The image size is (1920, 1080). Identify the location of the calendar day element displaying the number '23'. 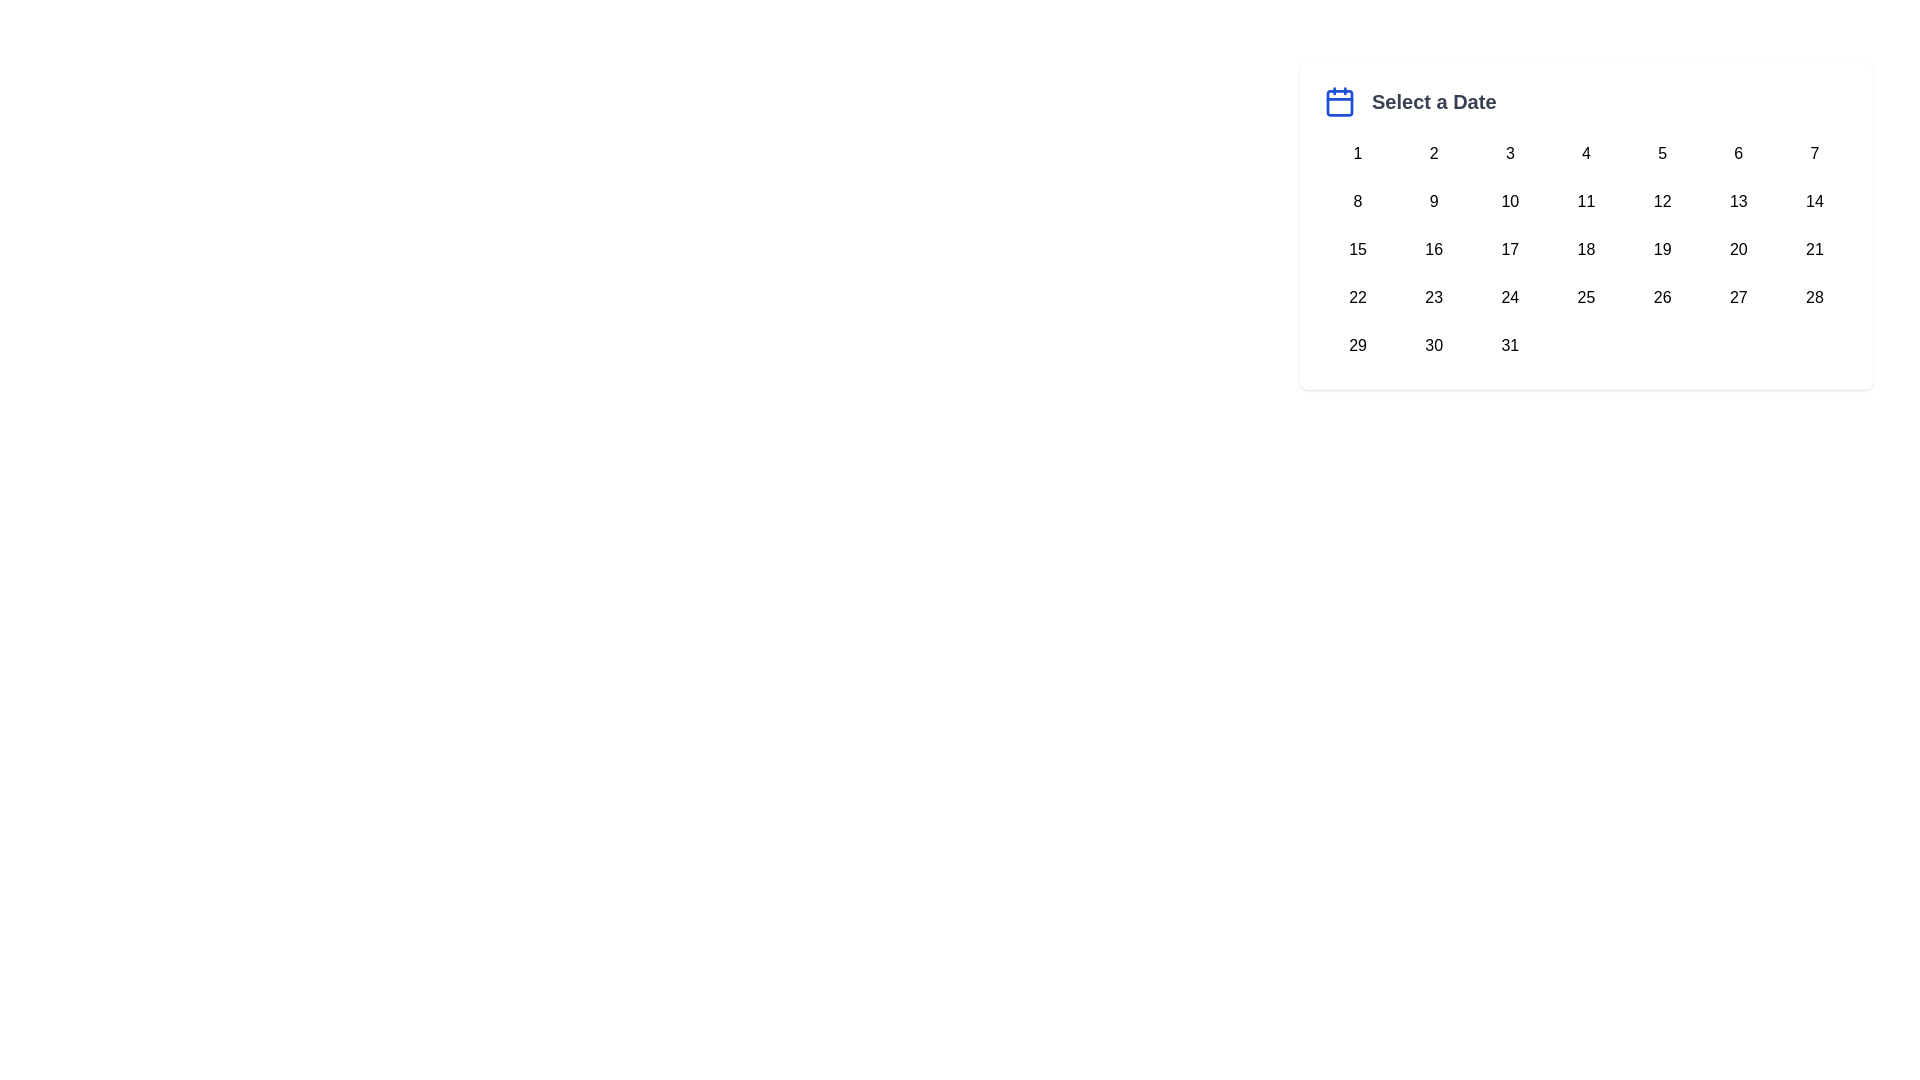
(1433, 297).